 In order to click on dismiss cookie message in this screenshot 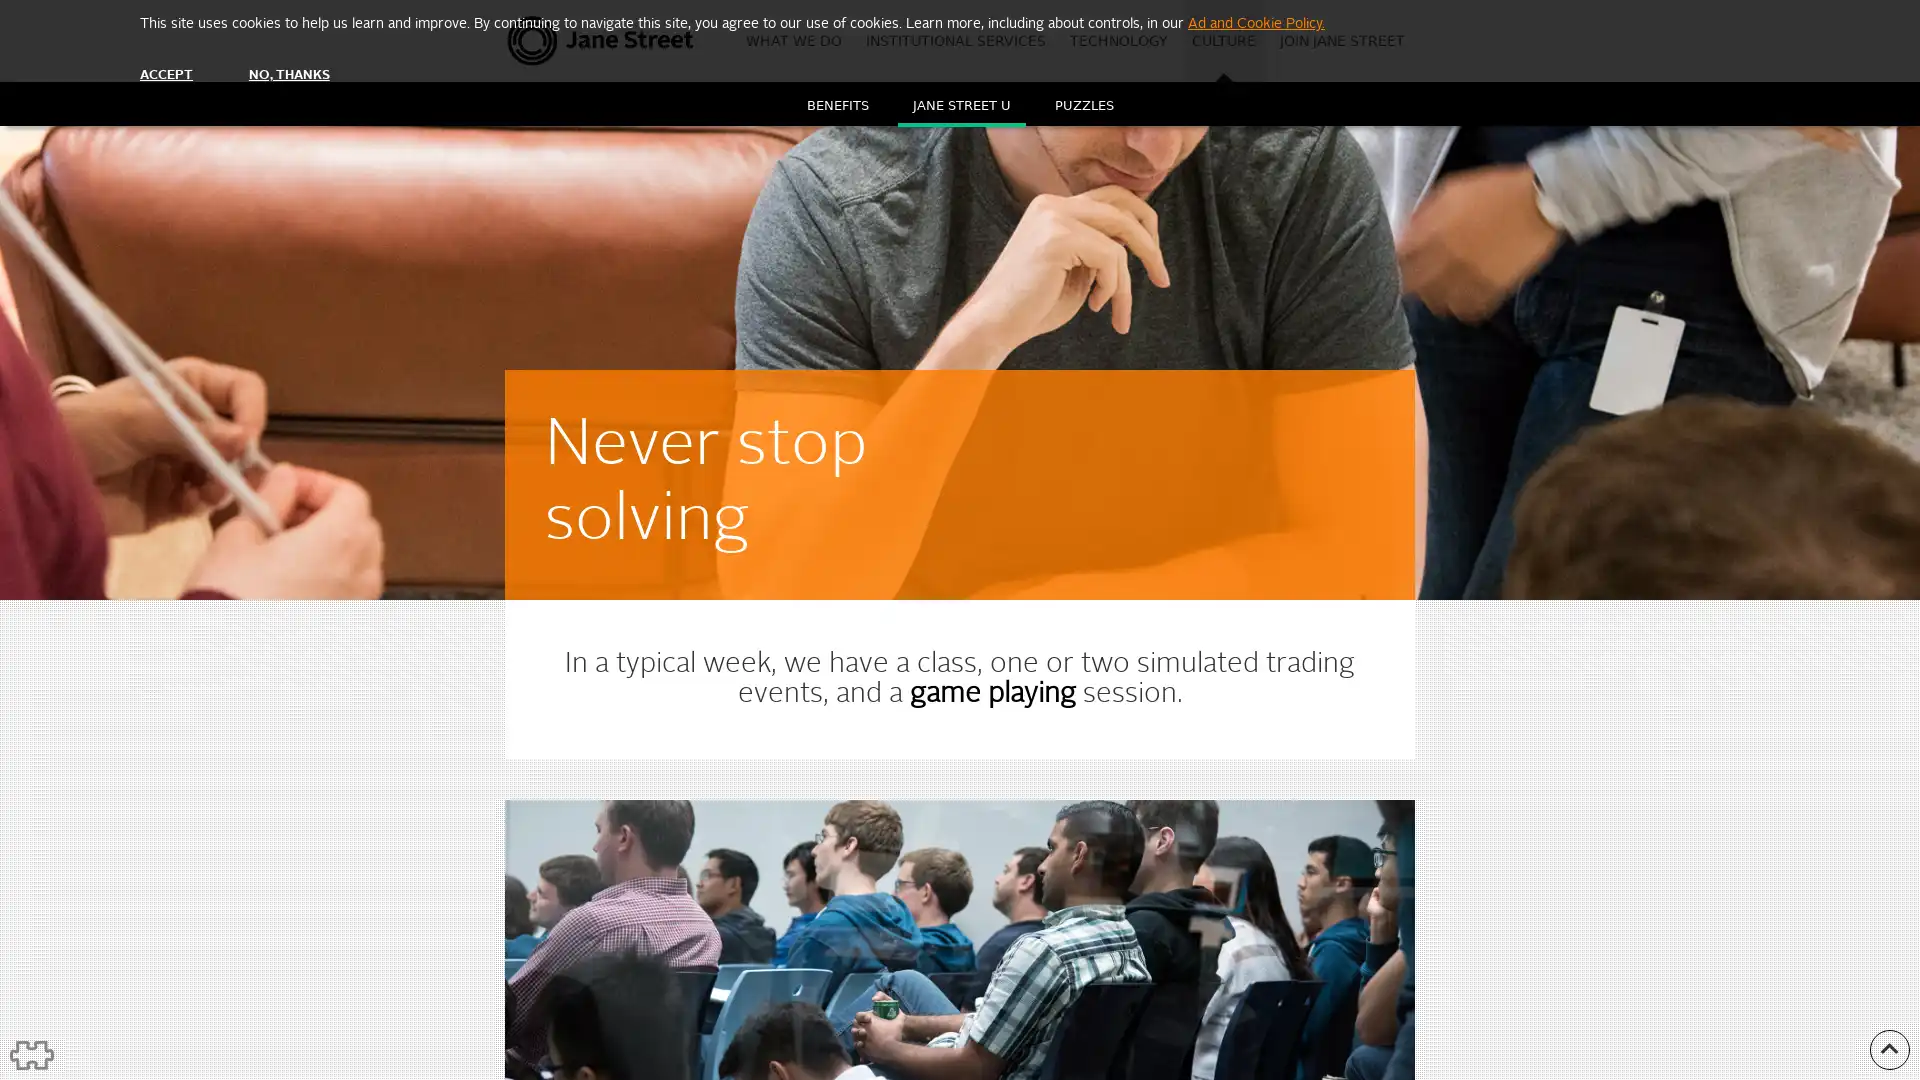, I will do `click(166, 74)`.